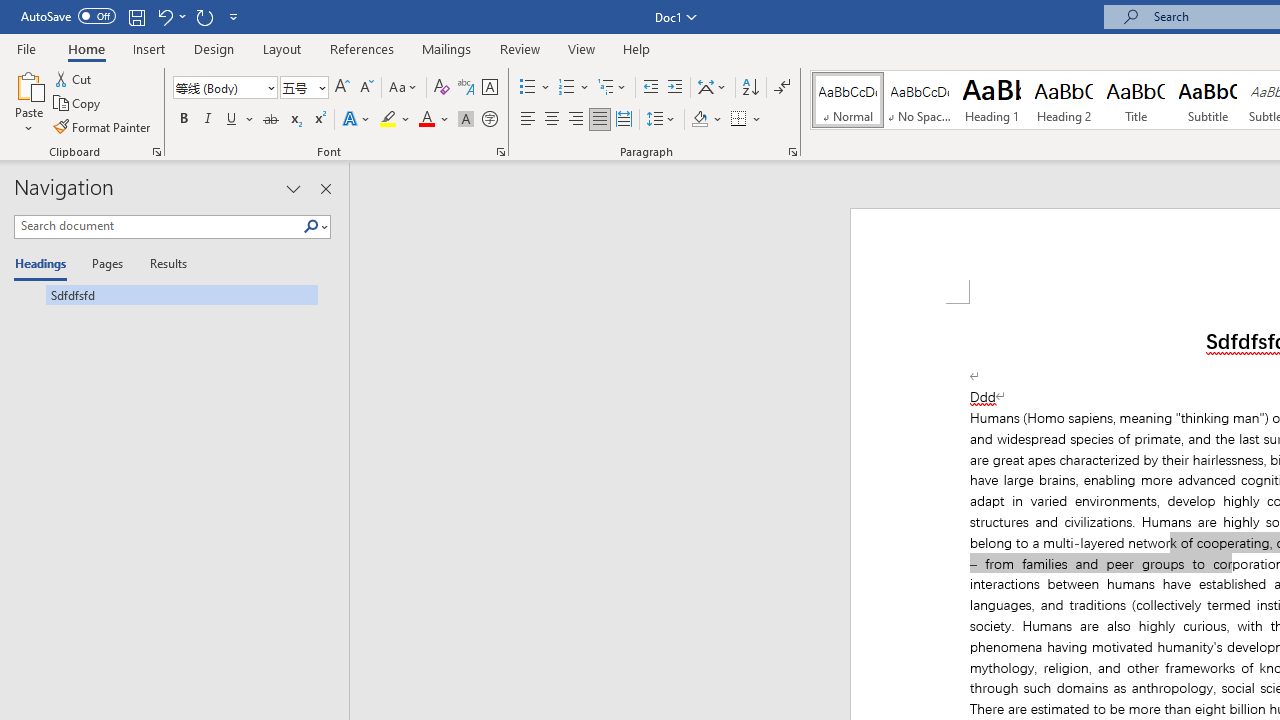 This screenshot has width=1280, height=720. Describe the element at coordinates (303, 86) in the screenshot. I see `'Font Size'` at that location.